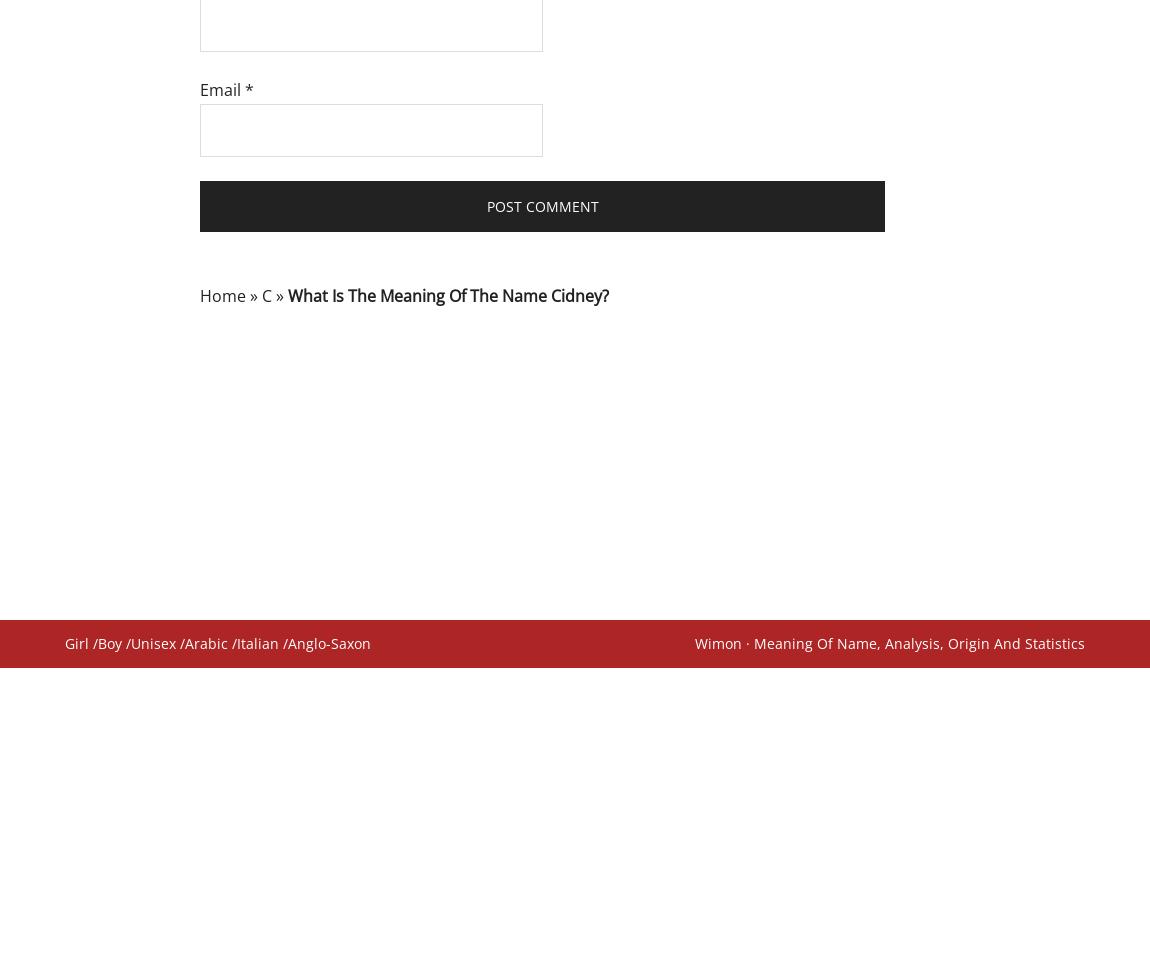  What do you see at coordinates (266, 294) in the screenshot?
I see `'C'` at bounding box center [266, 294].